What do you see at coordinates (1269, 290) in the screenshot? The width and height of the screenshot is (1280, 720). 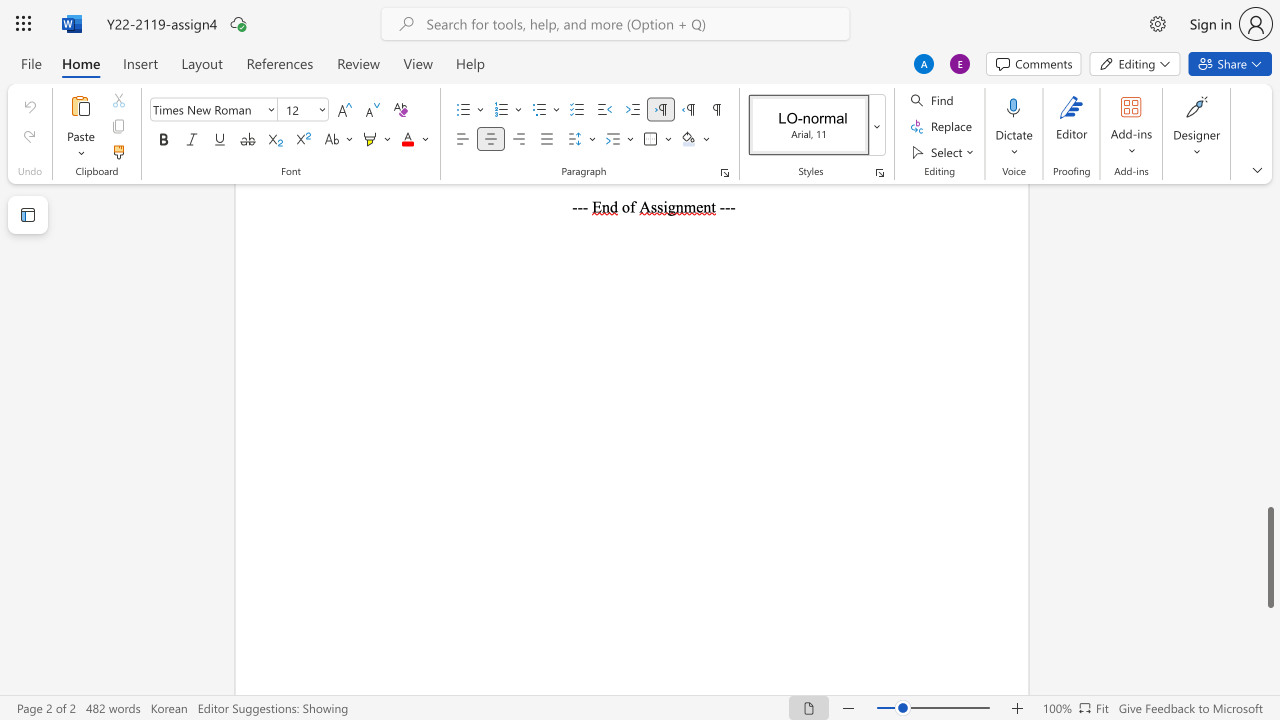 I see `the scrollbar on the right to shift the page higher` at bounding box center [1269, 290].